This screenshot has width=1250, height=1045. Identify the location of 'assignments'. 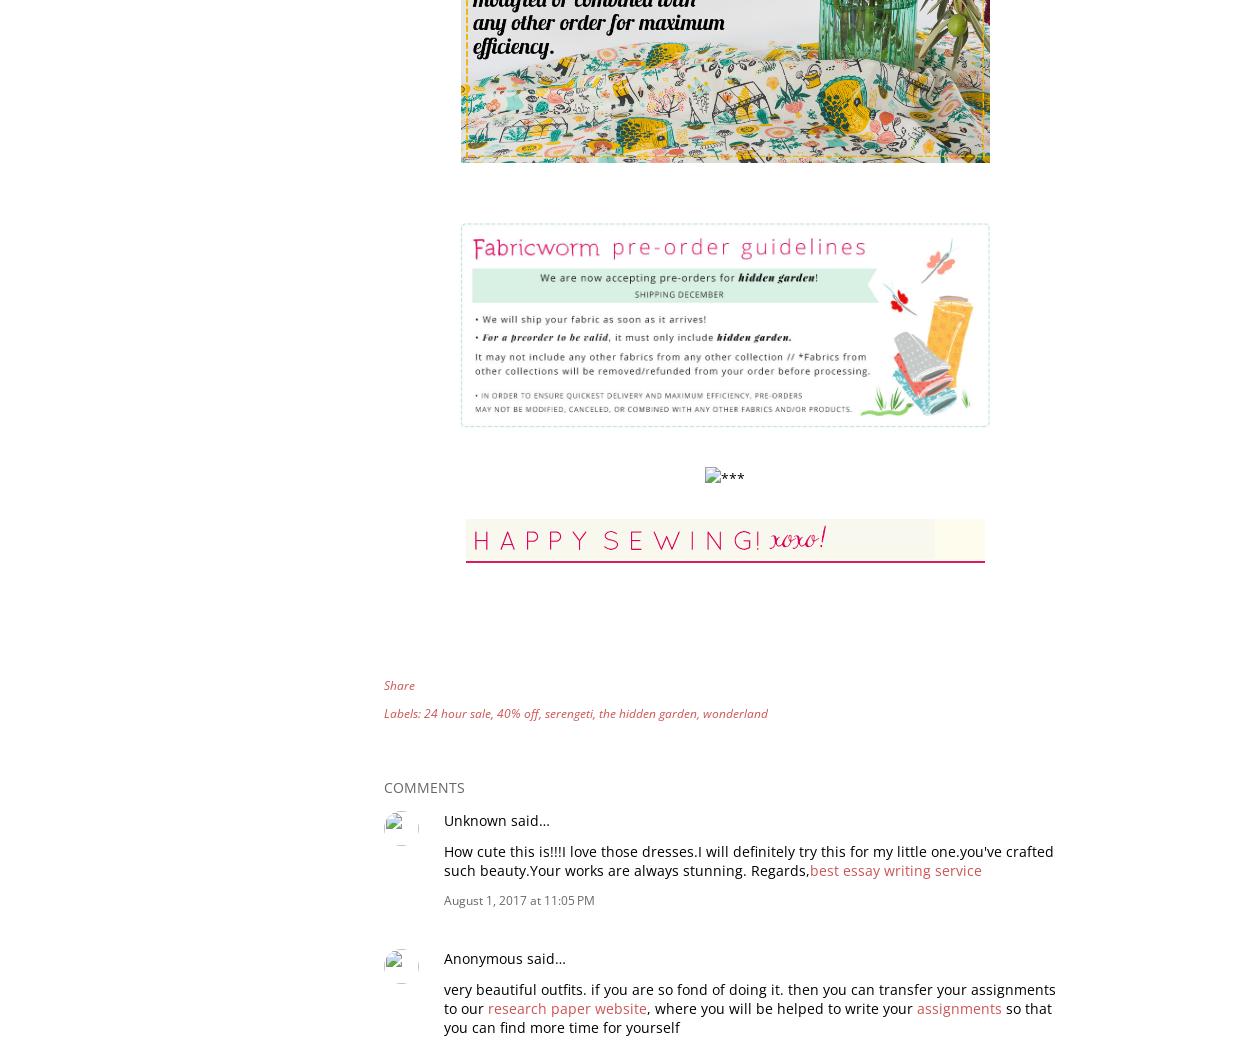
(958, 1007).